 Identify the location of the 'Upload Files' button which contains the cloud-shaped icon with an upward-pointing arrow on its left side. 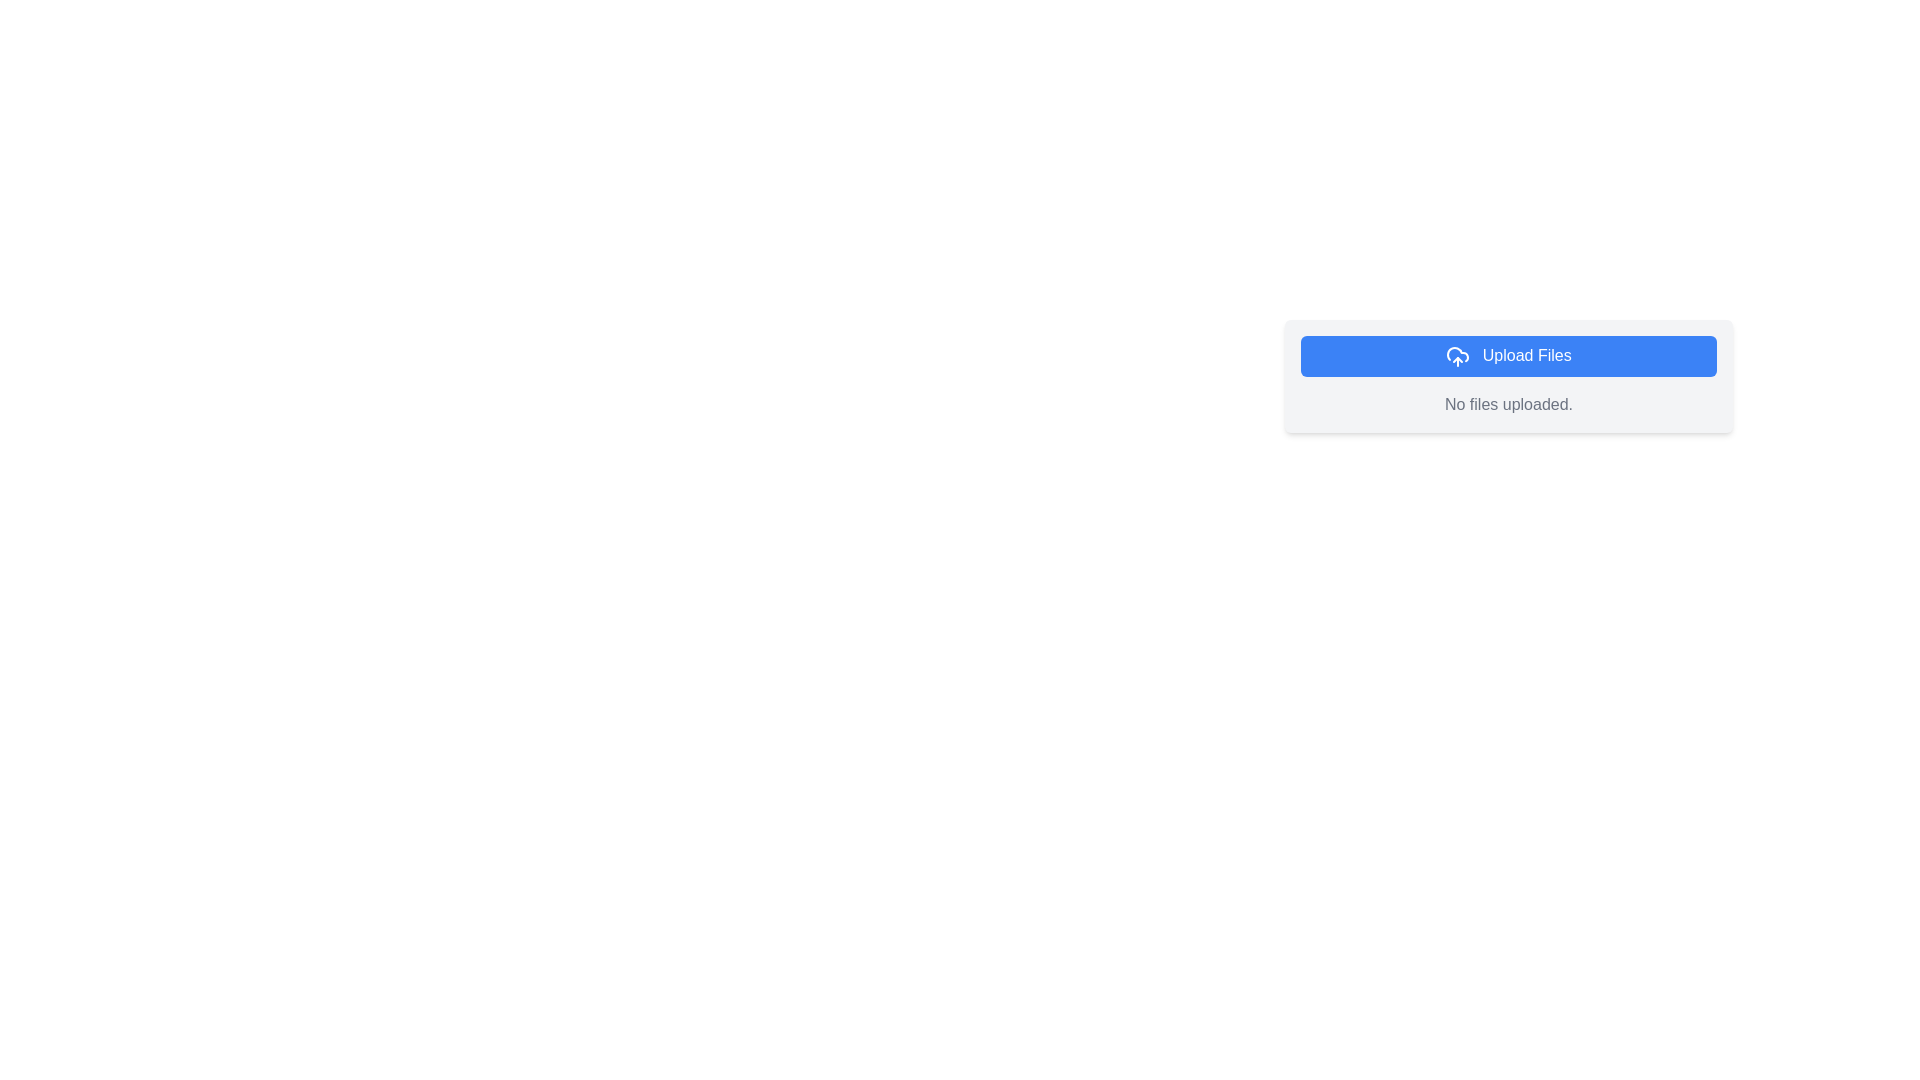
(1458, 355).